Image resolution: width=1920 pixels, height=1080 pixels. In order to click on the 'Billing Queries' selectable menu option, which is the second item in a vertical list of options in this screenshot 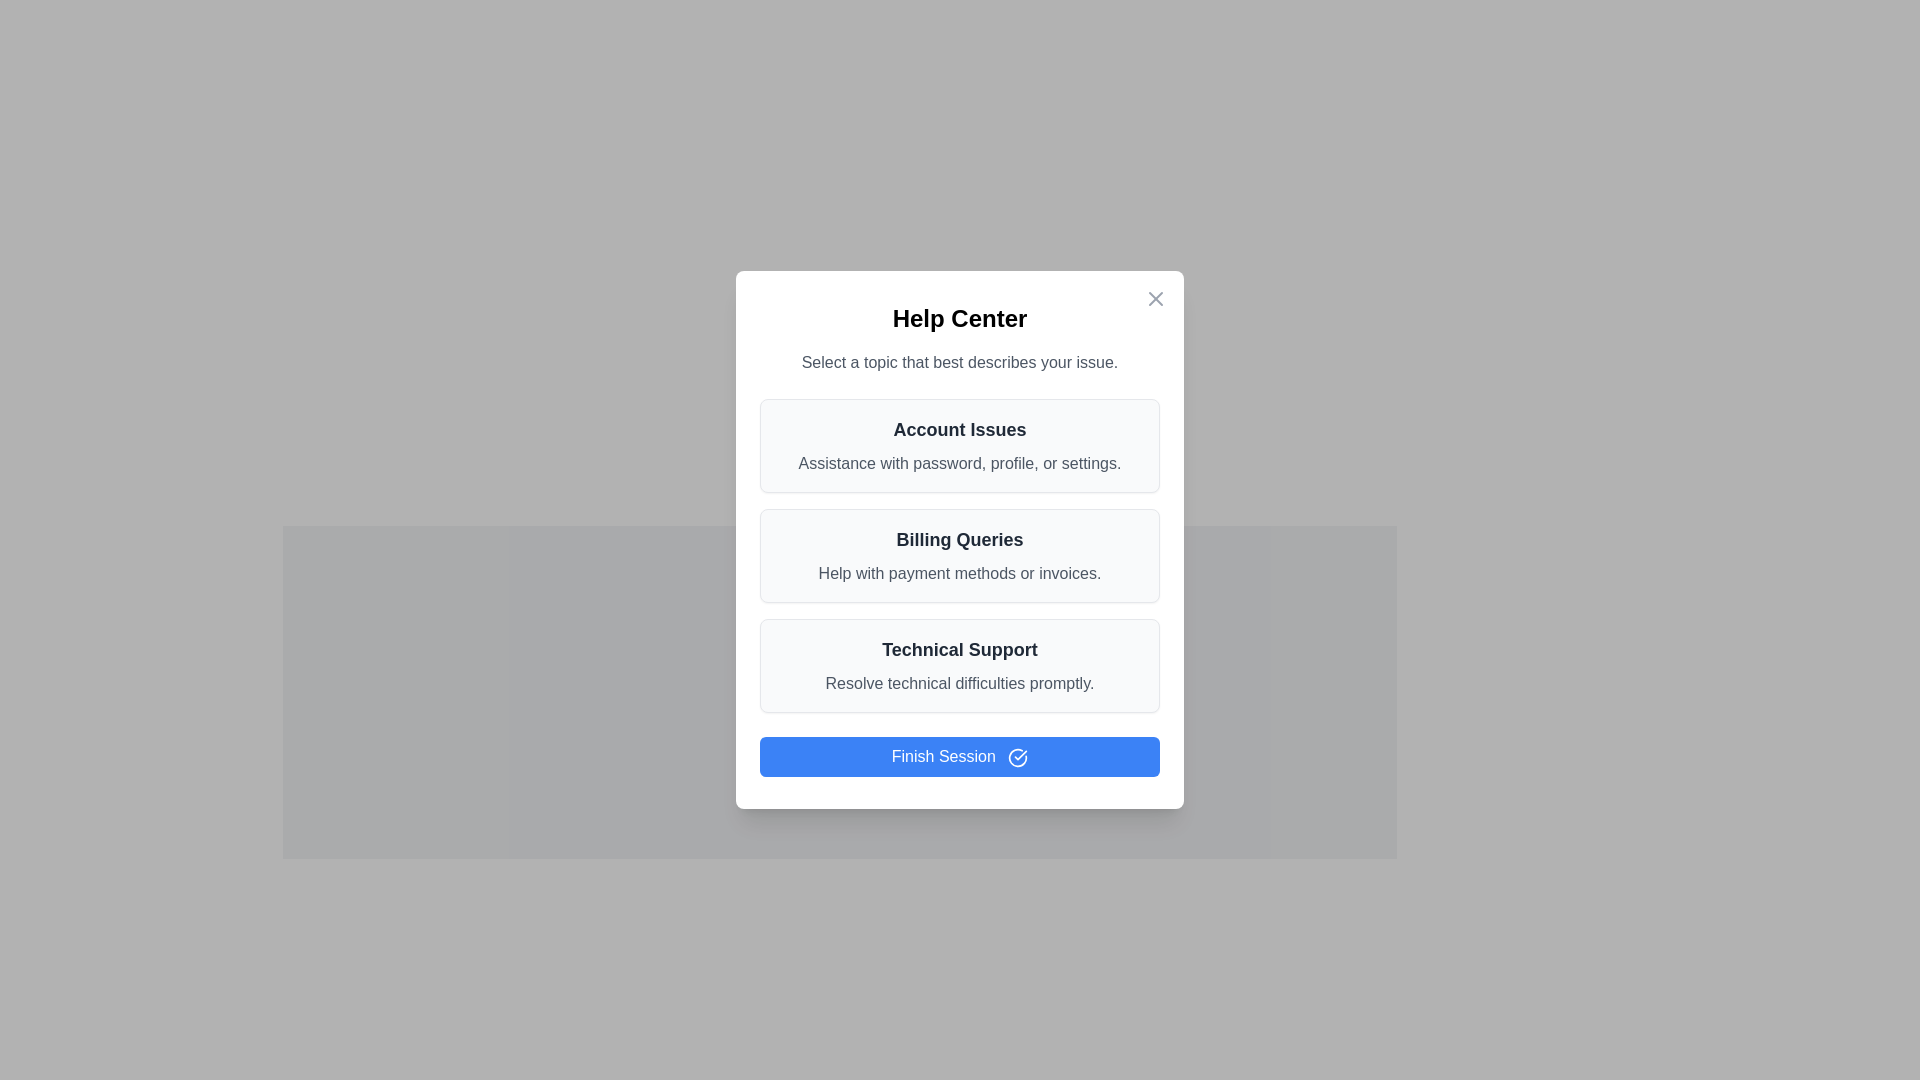, I will do `click(960, 555)`.